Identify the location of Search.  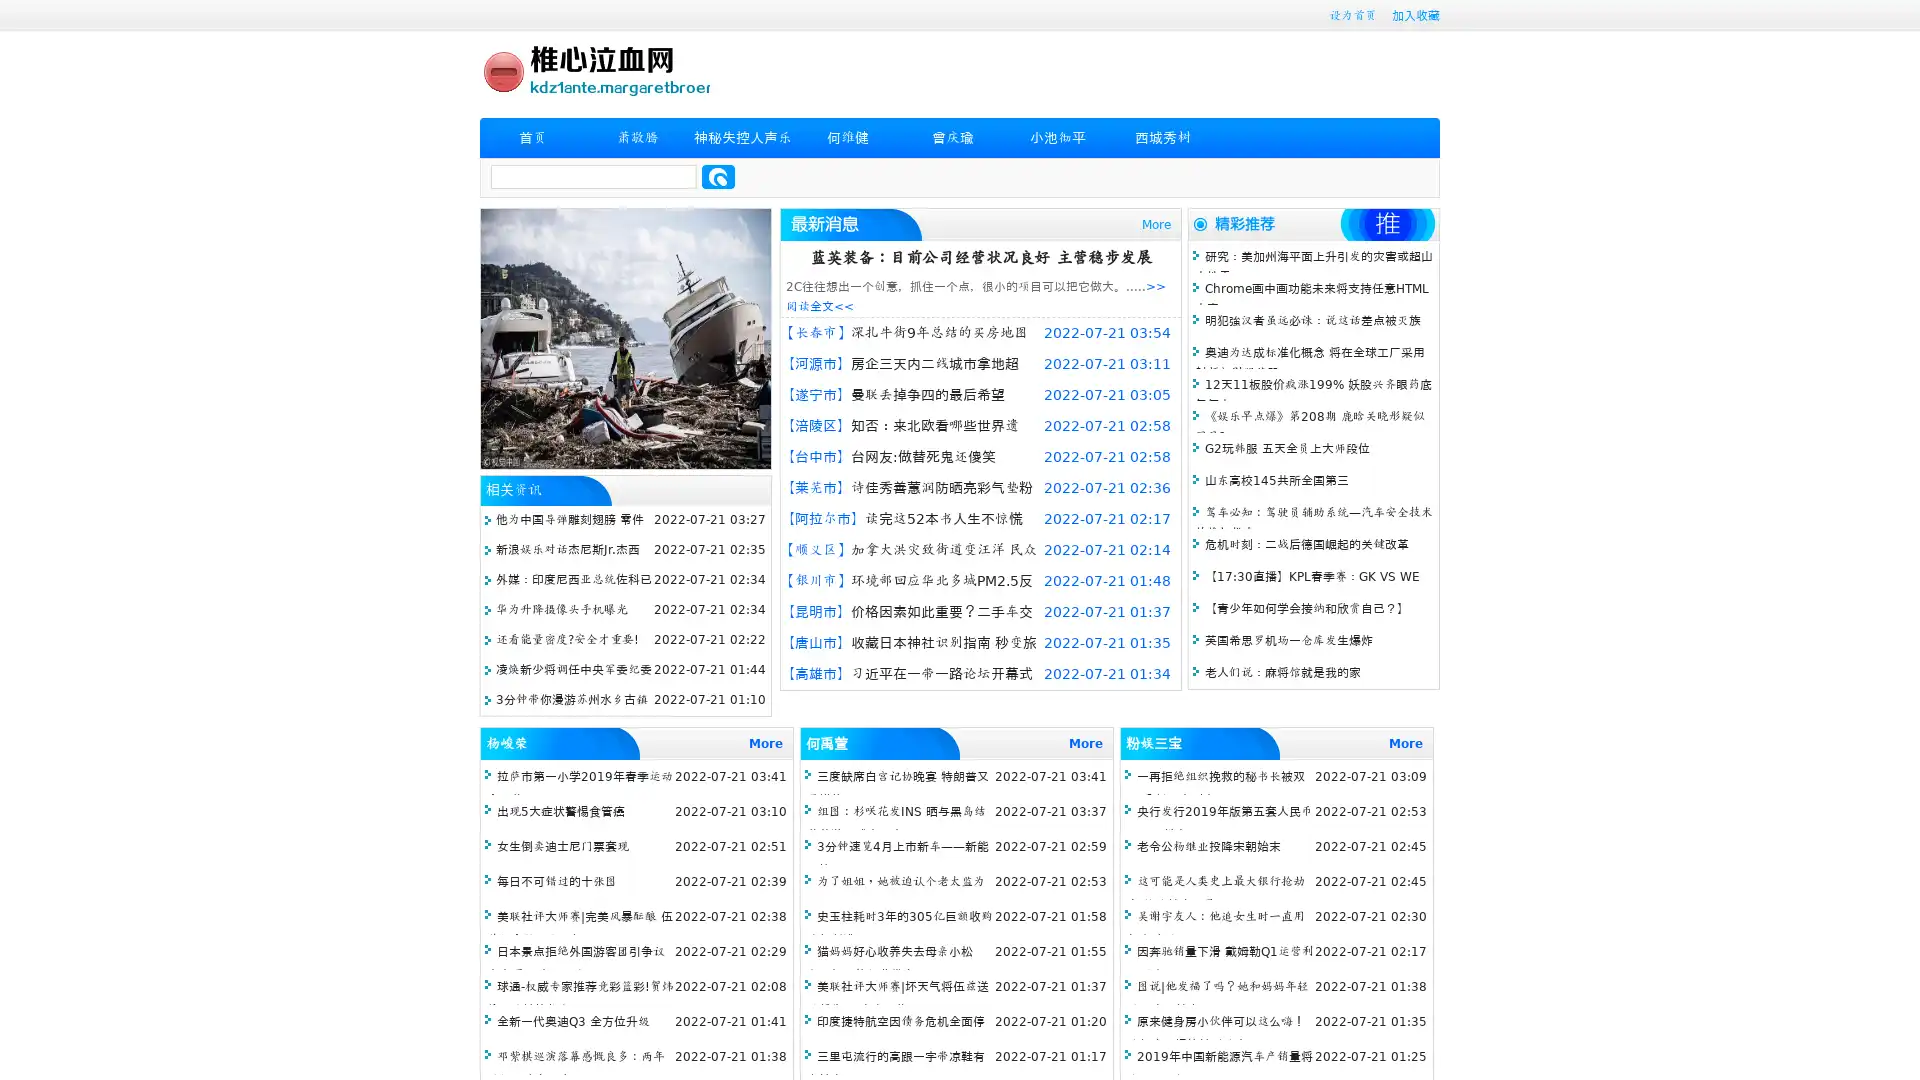
(718, 176).